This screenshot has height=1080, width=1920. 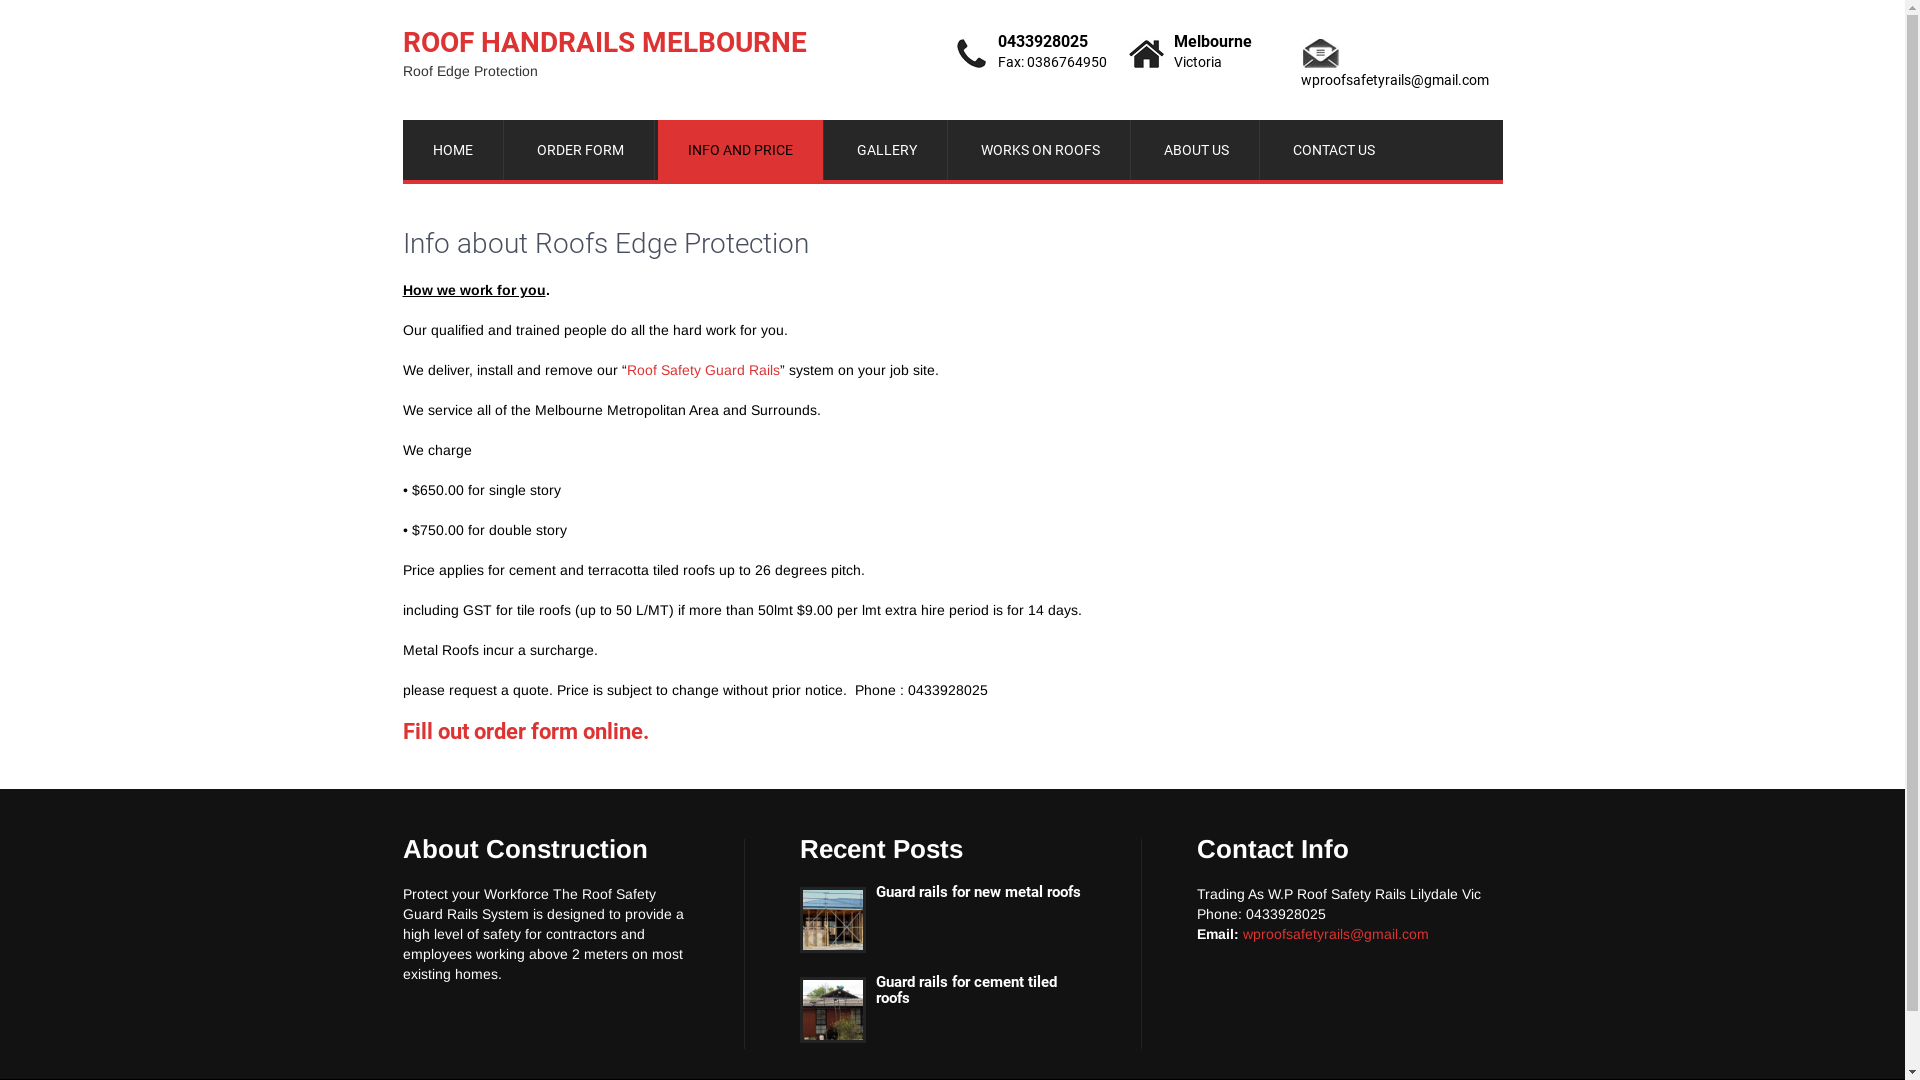 What do you see at coordinates (739, 149) in the screenshot?
I see `'INFO AND PRICE'` at bounding box center [739, 149].